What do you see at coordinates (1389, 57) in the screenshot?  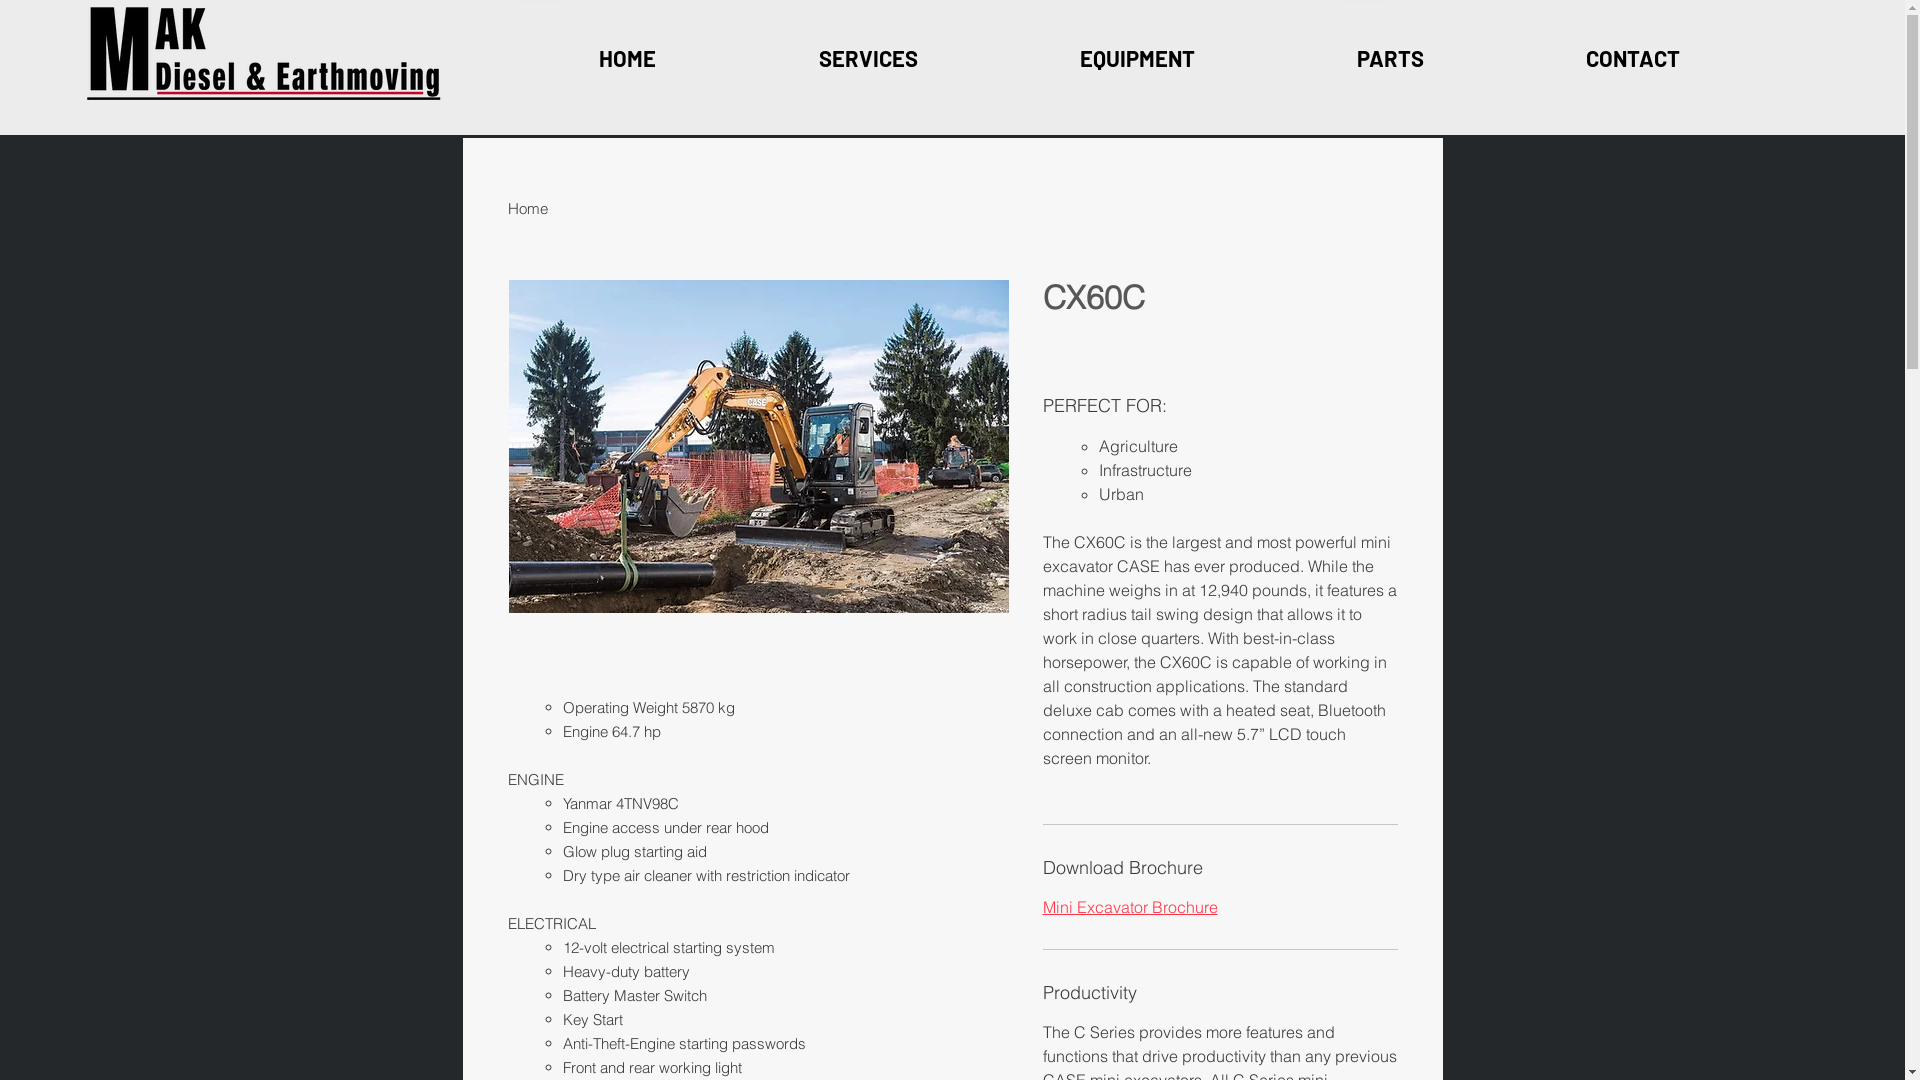 I see `'PARTS'` at bounding box center [1389, 57].